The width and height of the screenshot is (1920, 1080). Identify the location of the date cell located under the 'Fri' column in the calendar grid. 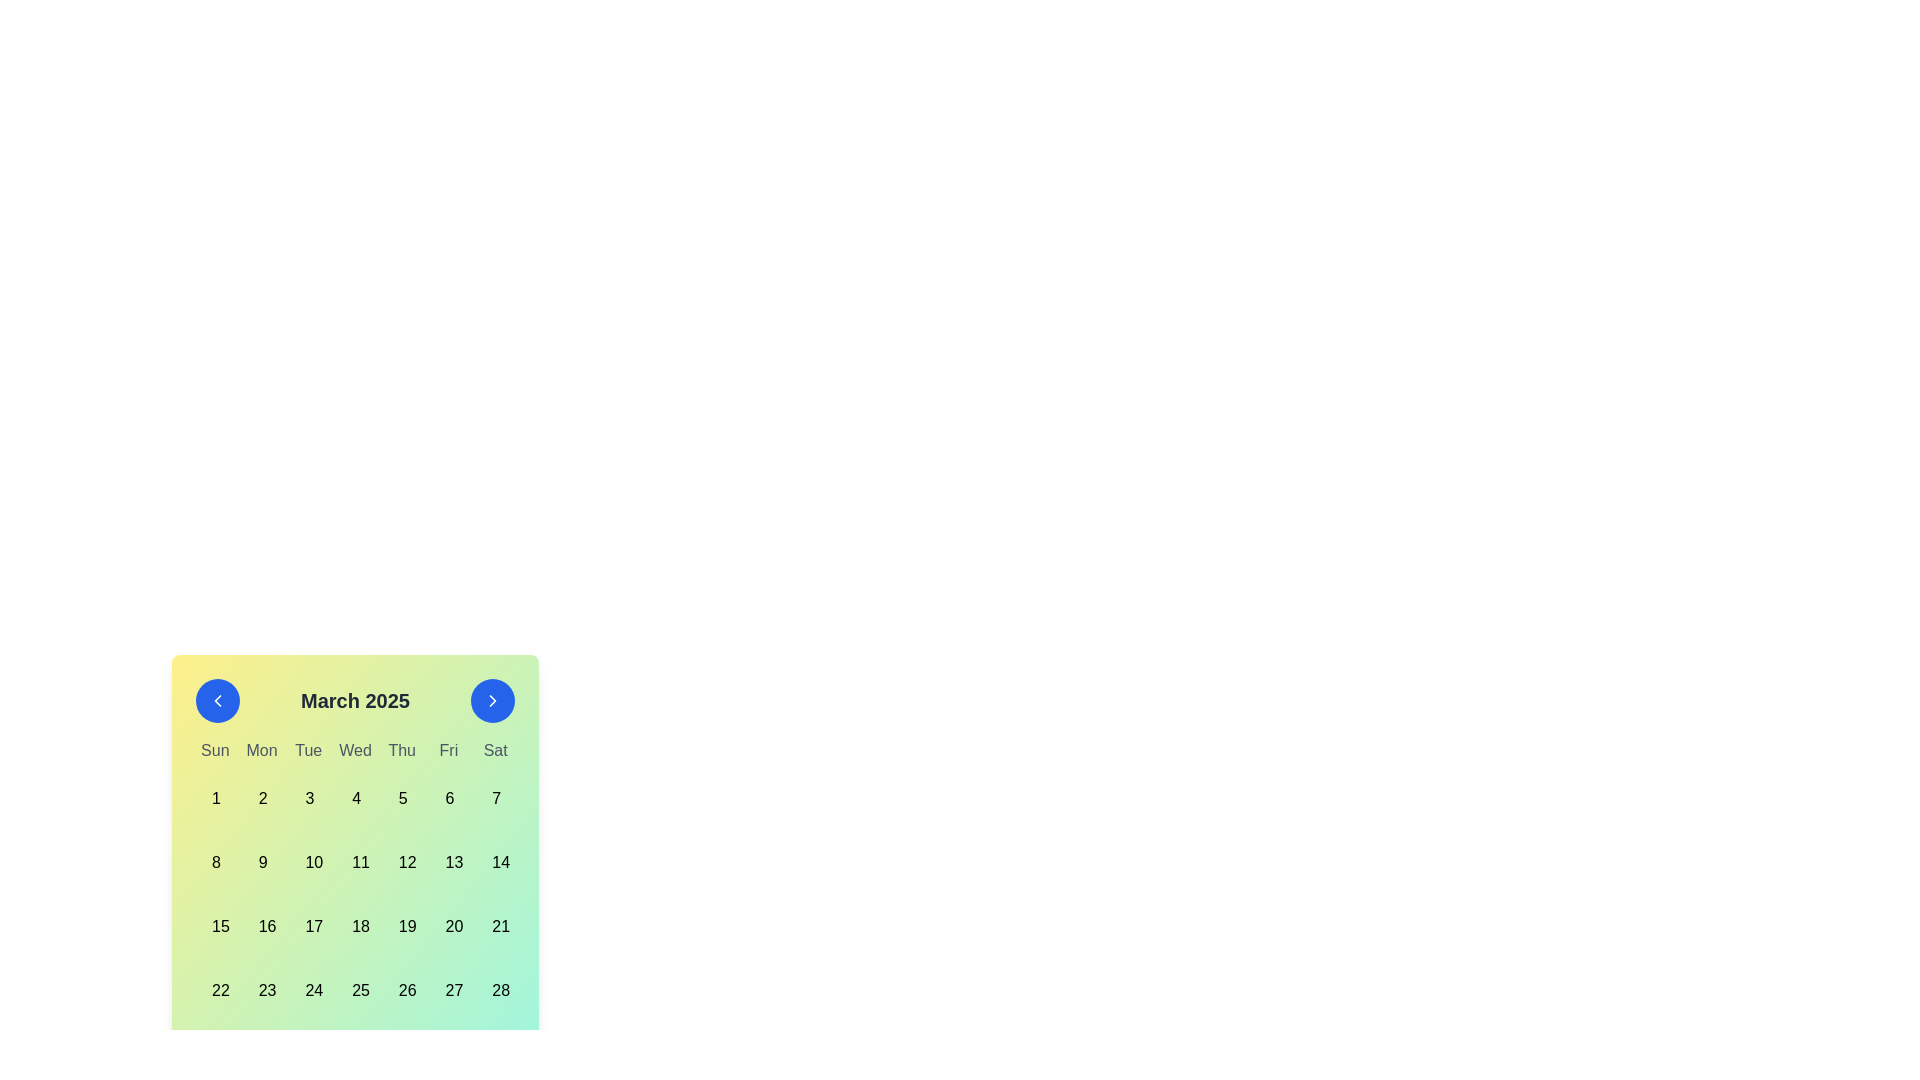
(447, 797).